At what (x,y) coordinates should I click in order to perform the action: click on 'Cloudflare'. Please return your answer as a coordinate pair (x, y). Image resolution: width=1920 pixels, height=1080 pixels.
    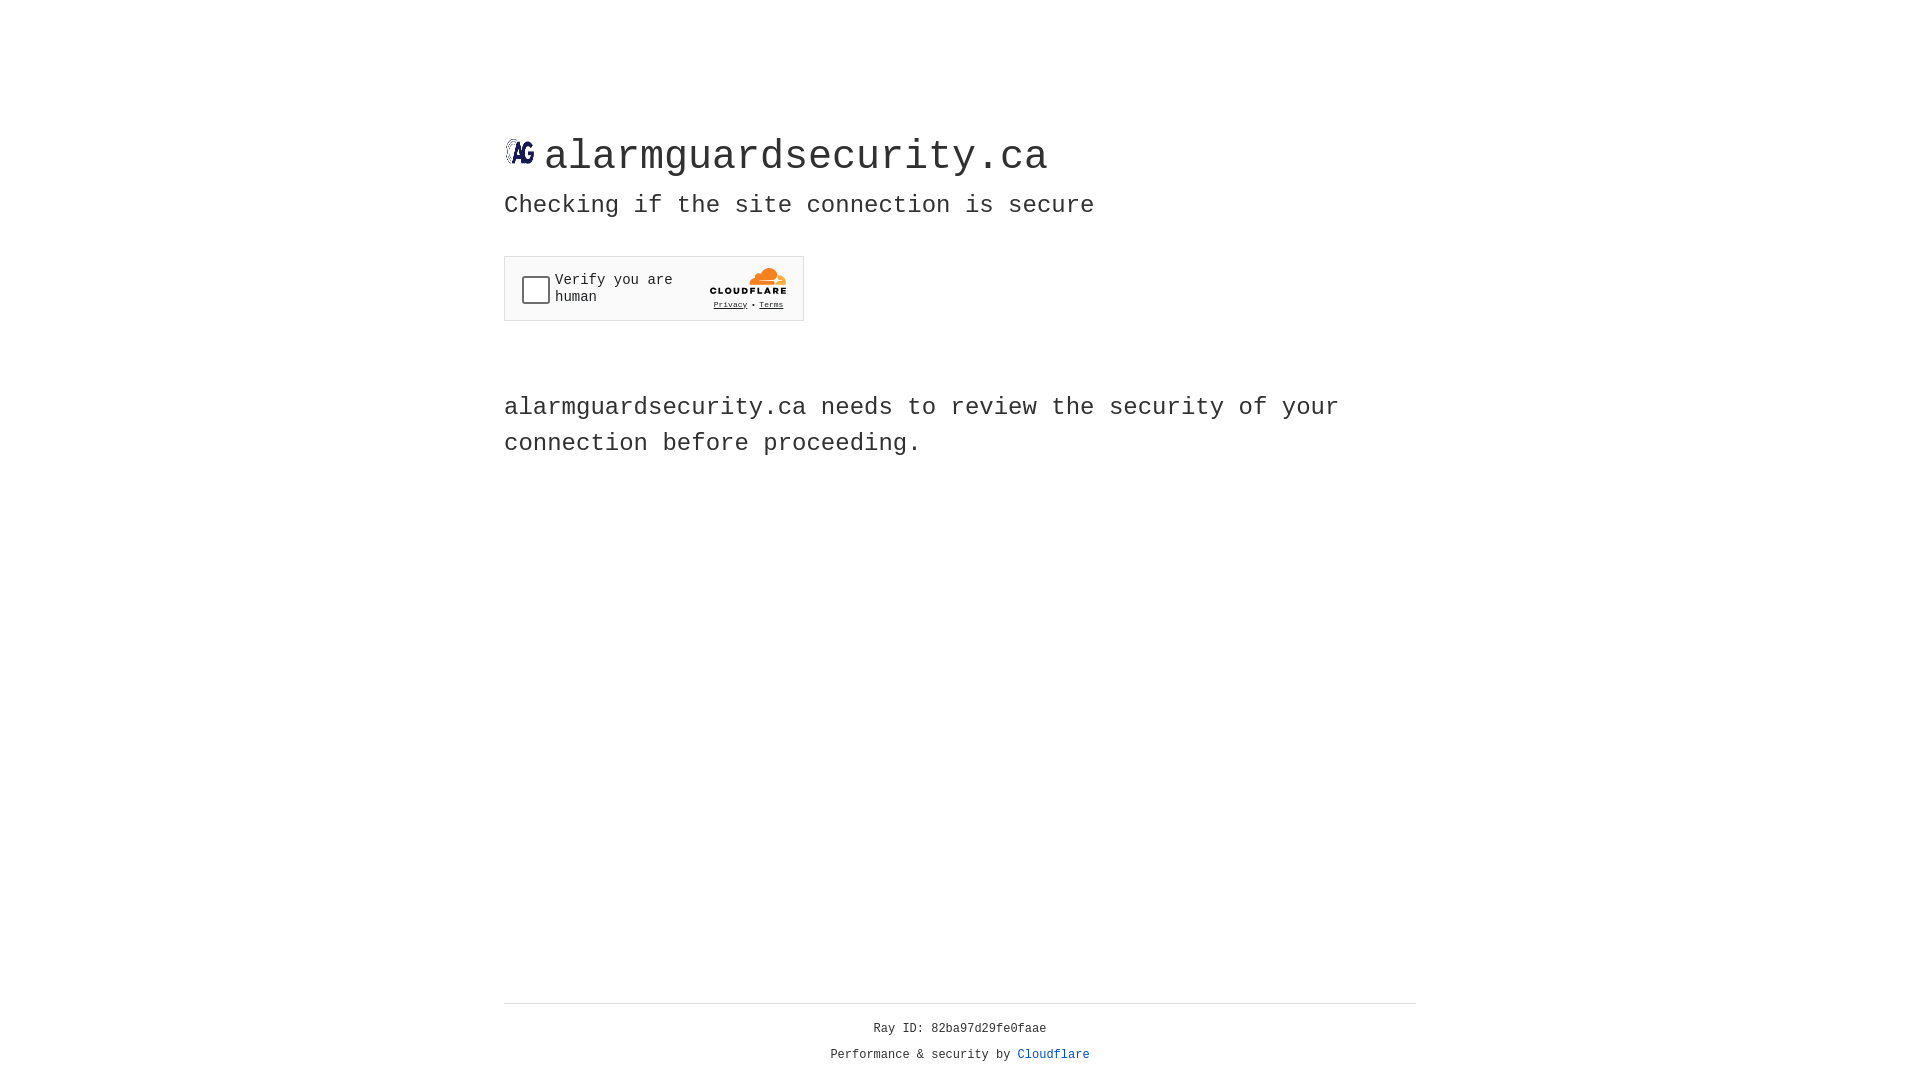
    Looking at the image, I should click on (1053, 1054).